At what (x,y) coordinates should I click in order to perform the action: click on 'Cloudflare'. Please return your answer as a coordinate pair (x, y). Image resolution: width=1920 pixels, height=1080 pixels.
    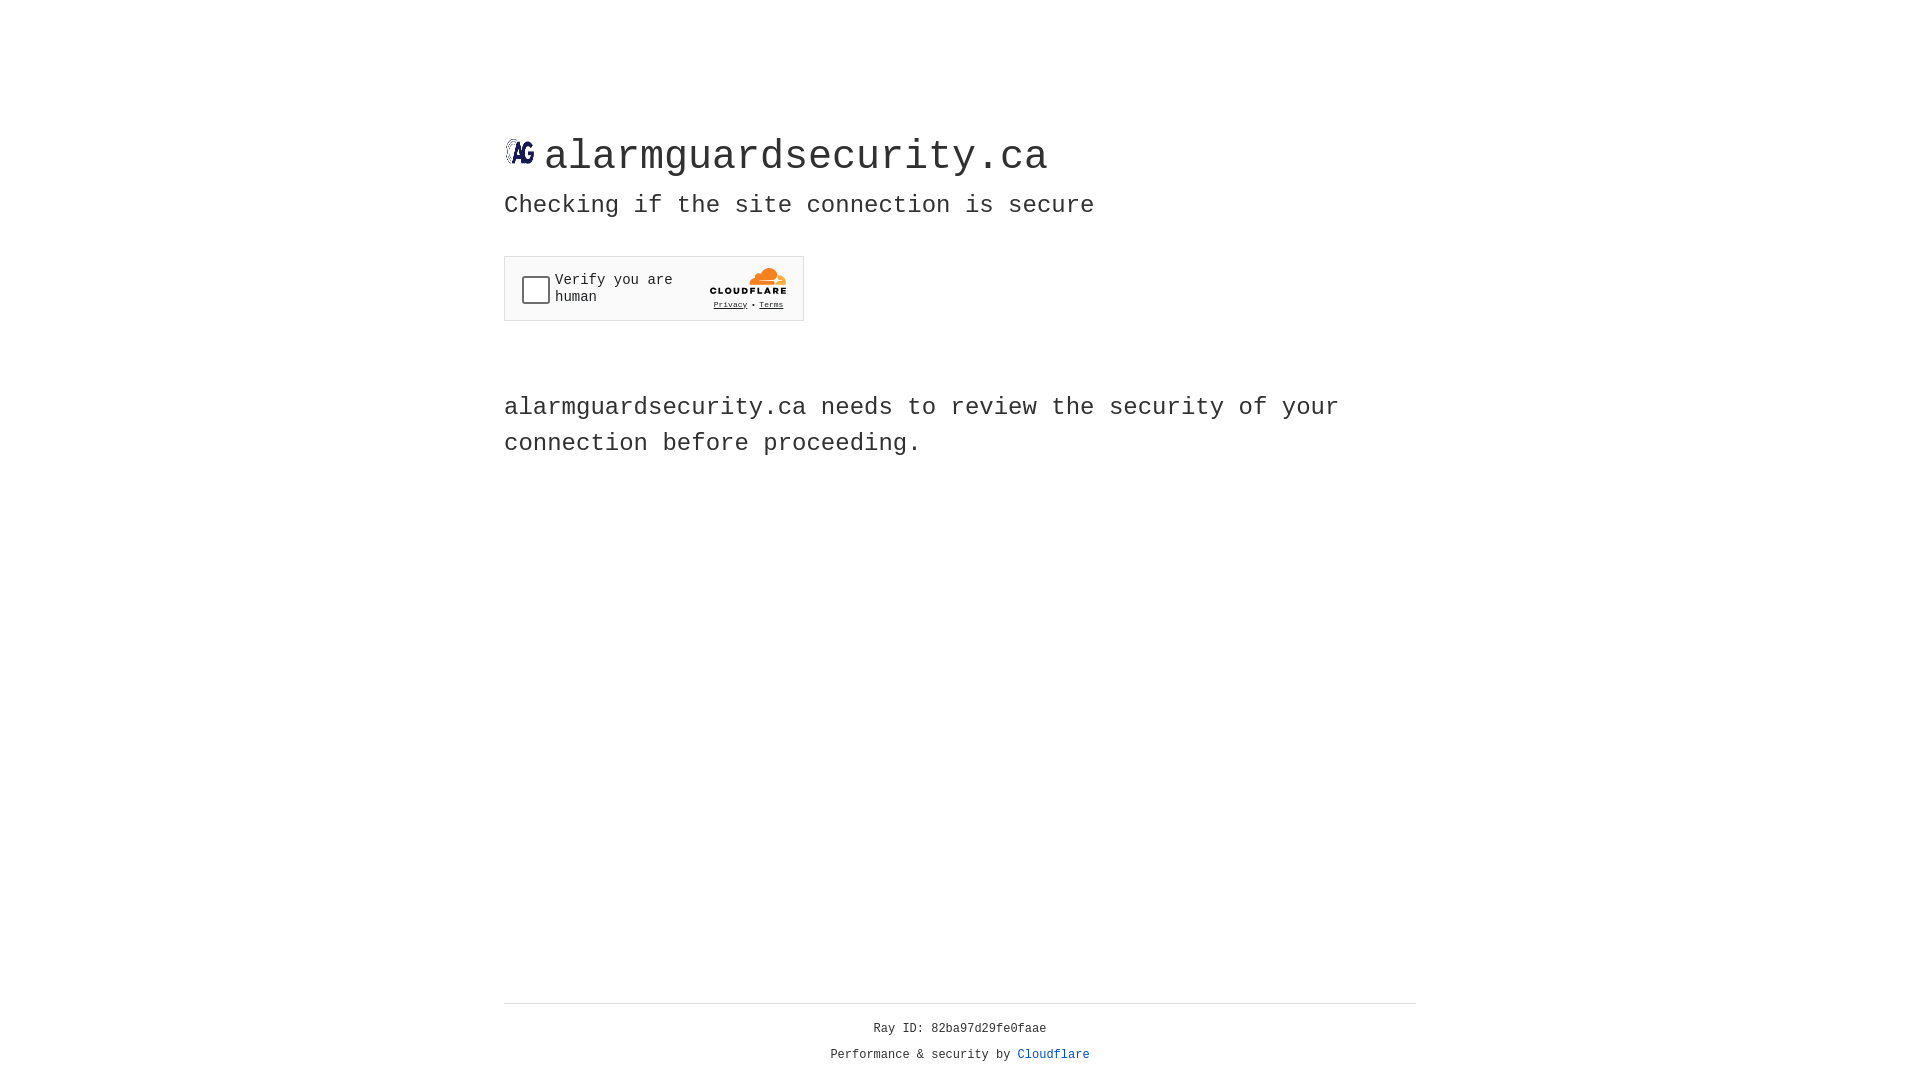
    Looking at the image, I should click on (1053, 1054).